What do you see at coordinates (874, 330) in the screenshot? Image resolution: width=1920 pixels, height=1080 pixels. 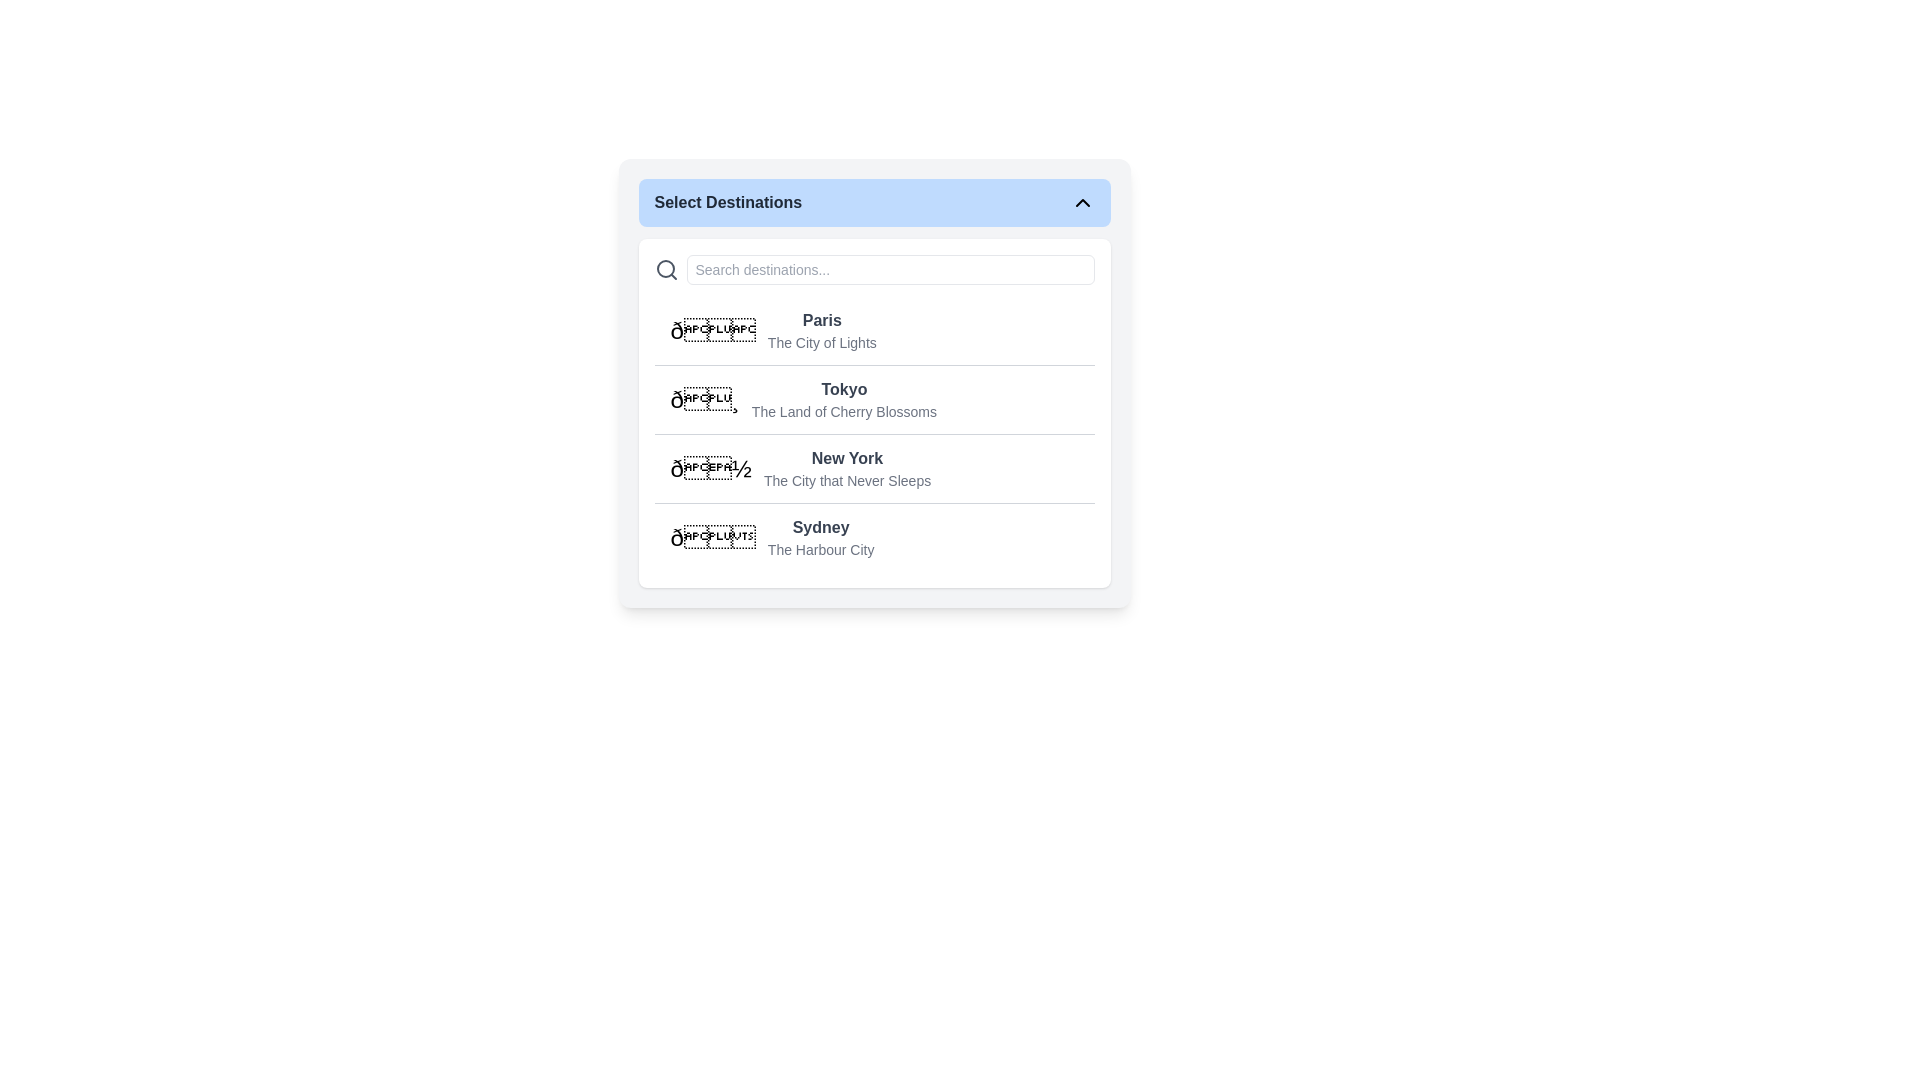 I see `the first selectable list item for 'Paris'` at bounding box center [874, 330].